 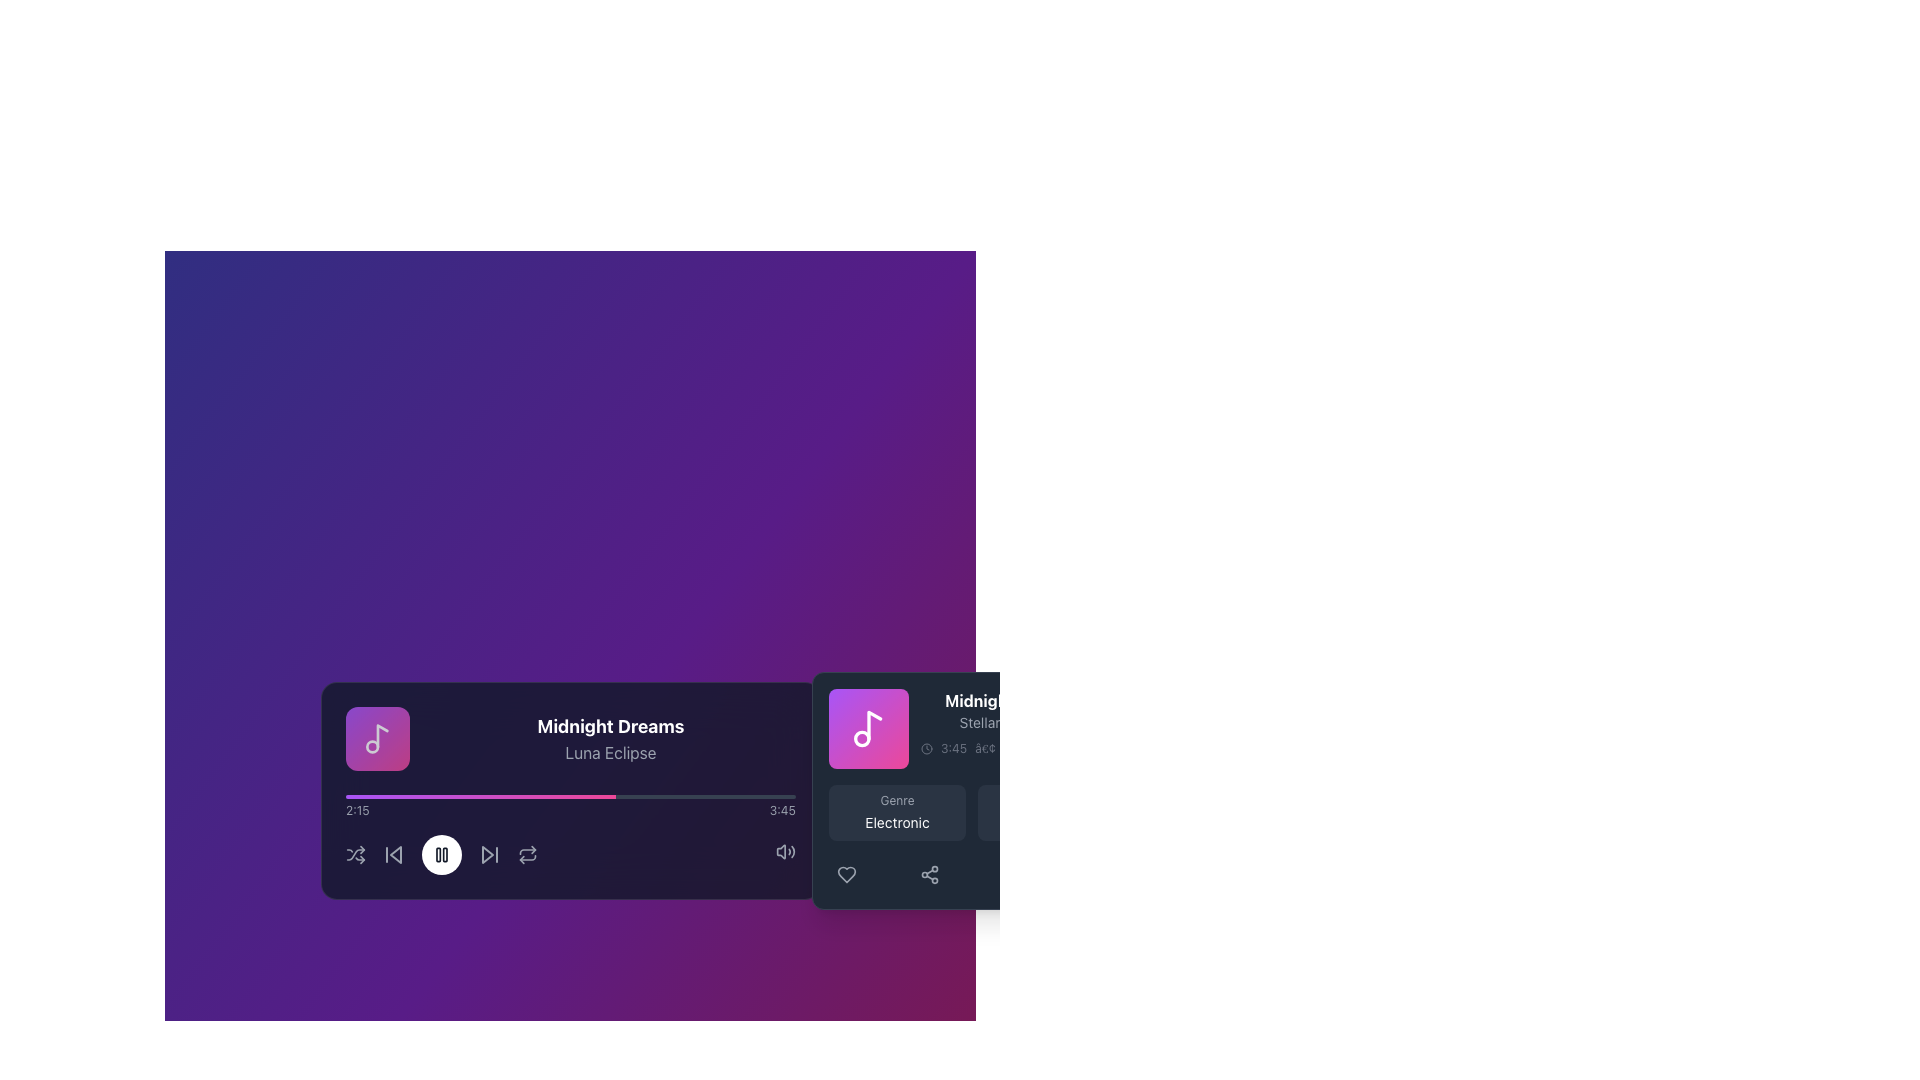 What do you see at coordinates (440, 855) in the screenshot?
I see `the circular button with a pause icon located centrally in the media control row` at bounding box center [440, 855].